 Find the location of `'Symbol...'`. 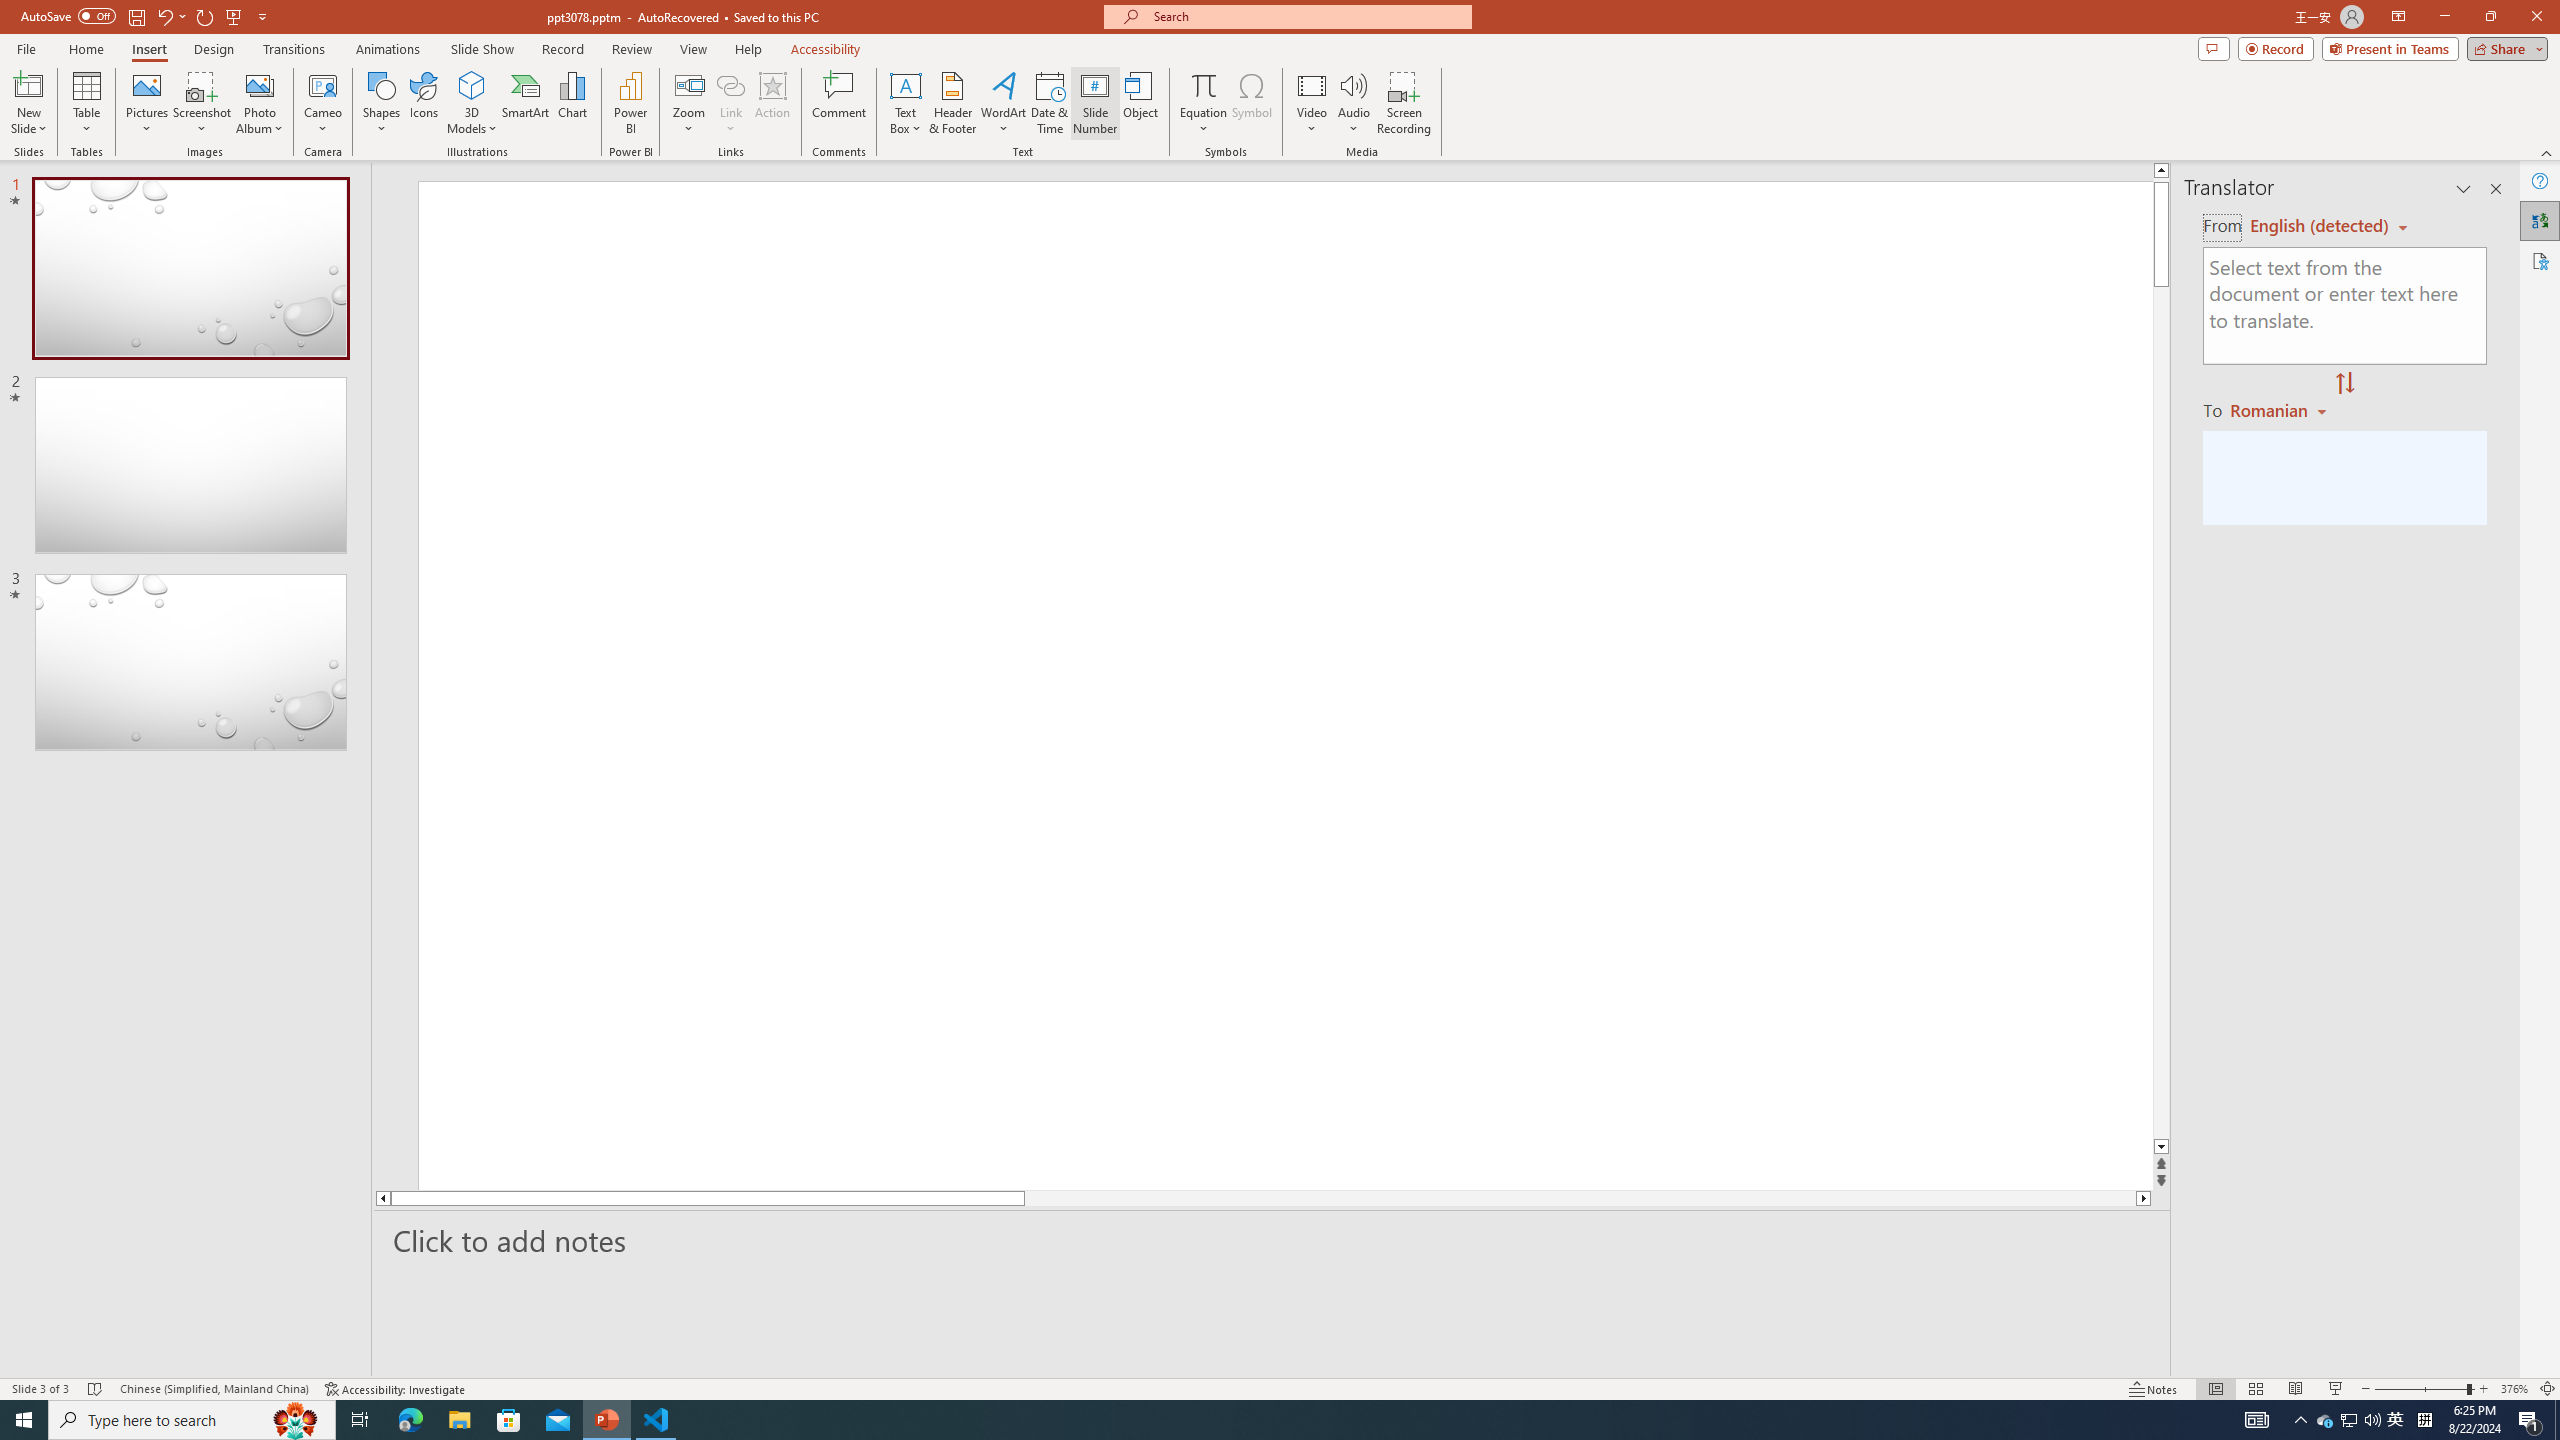

'Symbol...' is located at coordinates (1251, 103).